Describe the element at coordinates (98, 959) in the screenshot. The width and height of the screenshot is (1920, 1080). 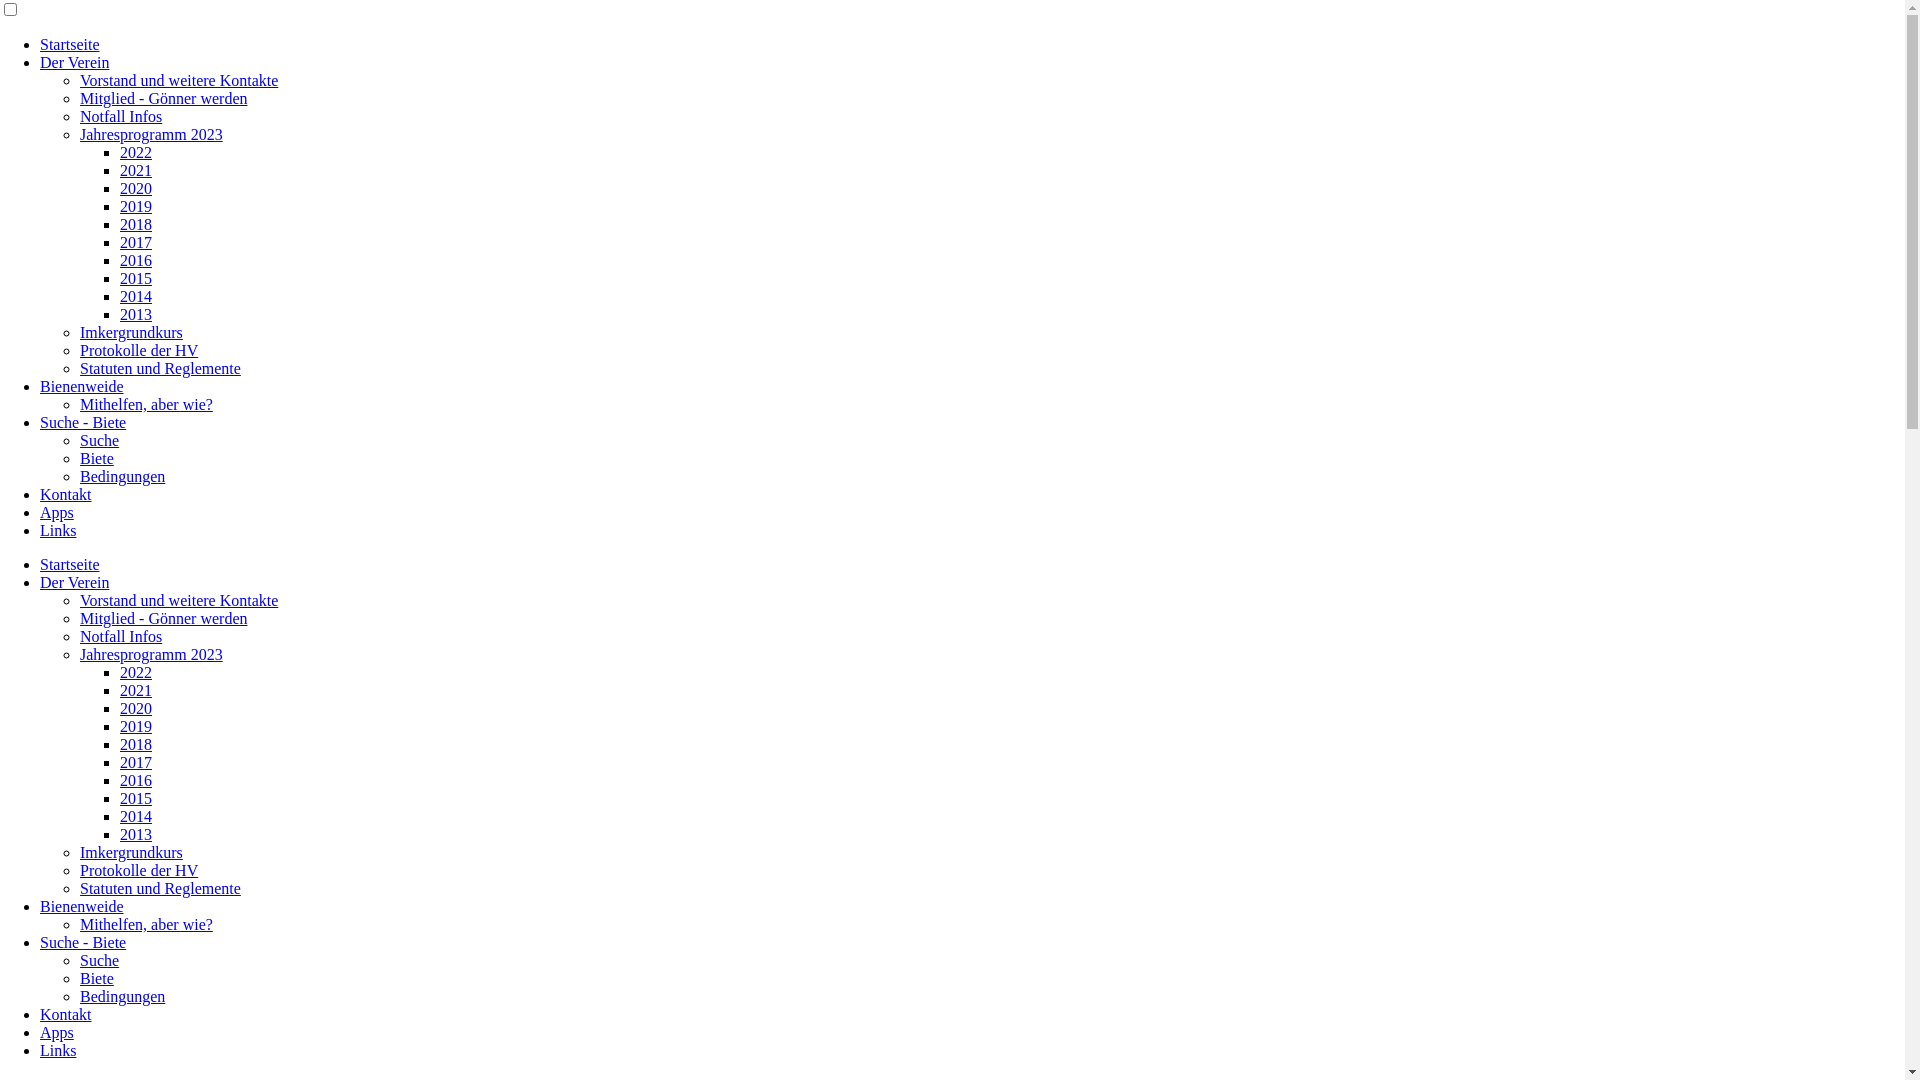
I see `'Suche'` at that location.